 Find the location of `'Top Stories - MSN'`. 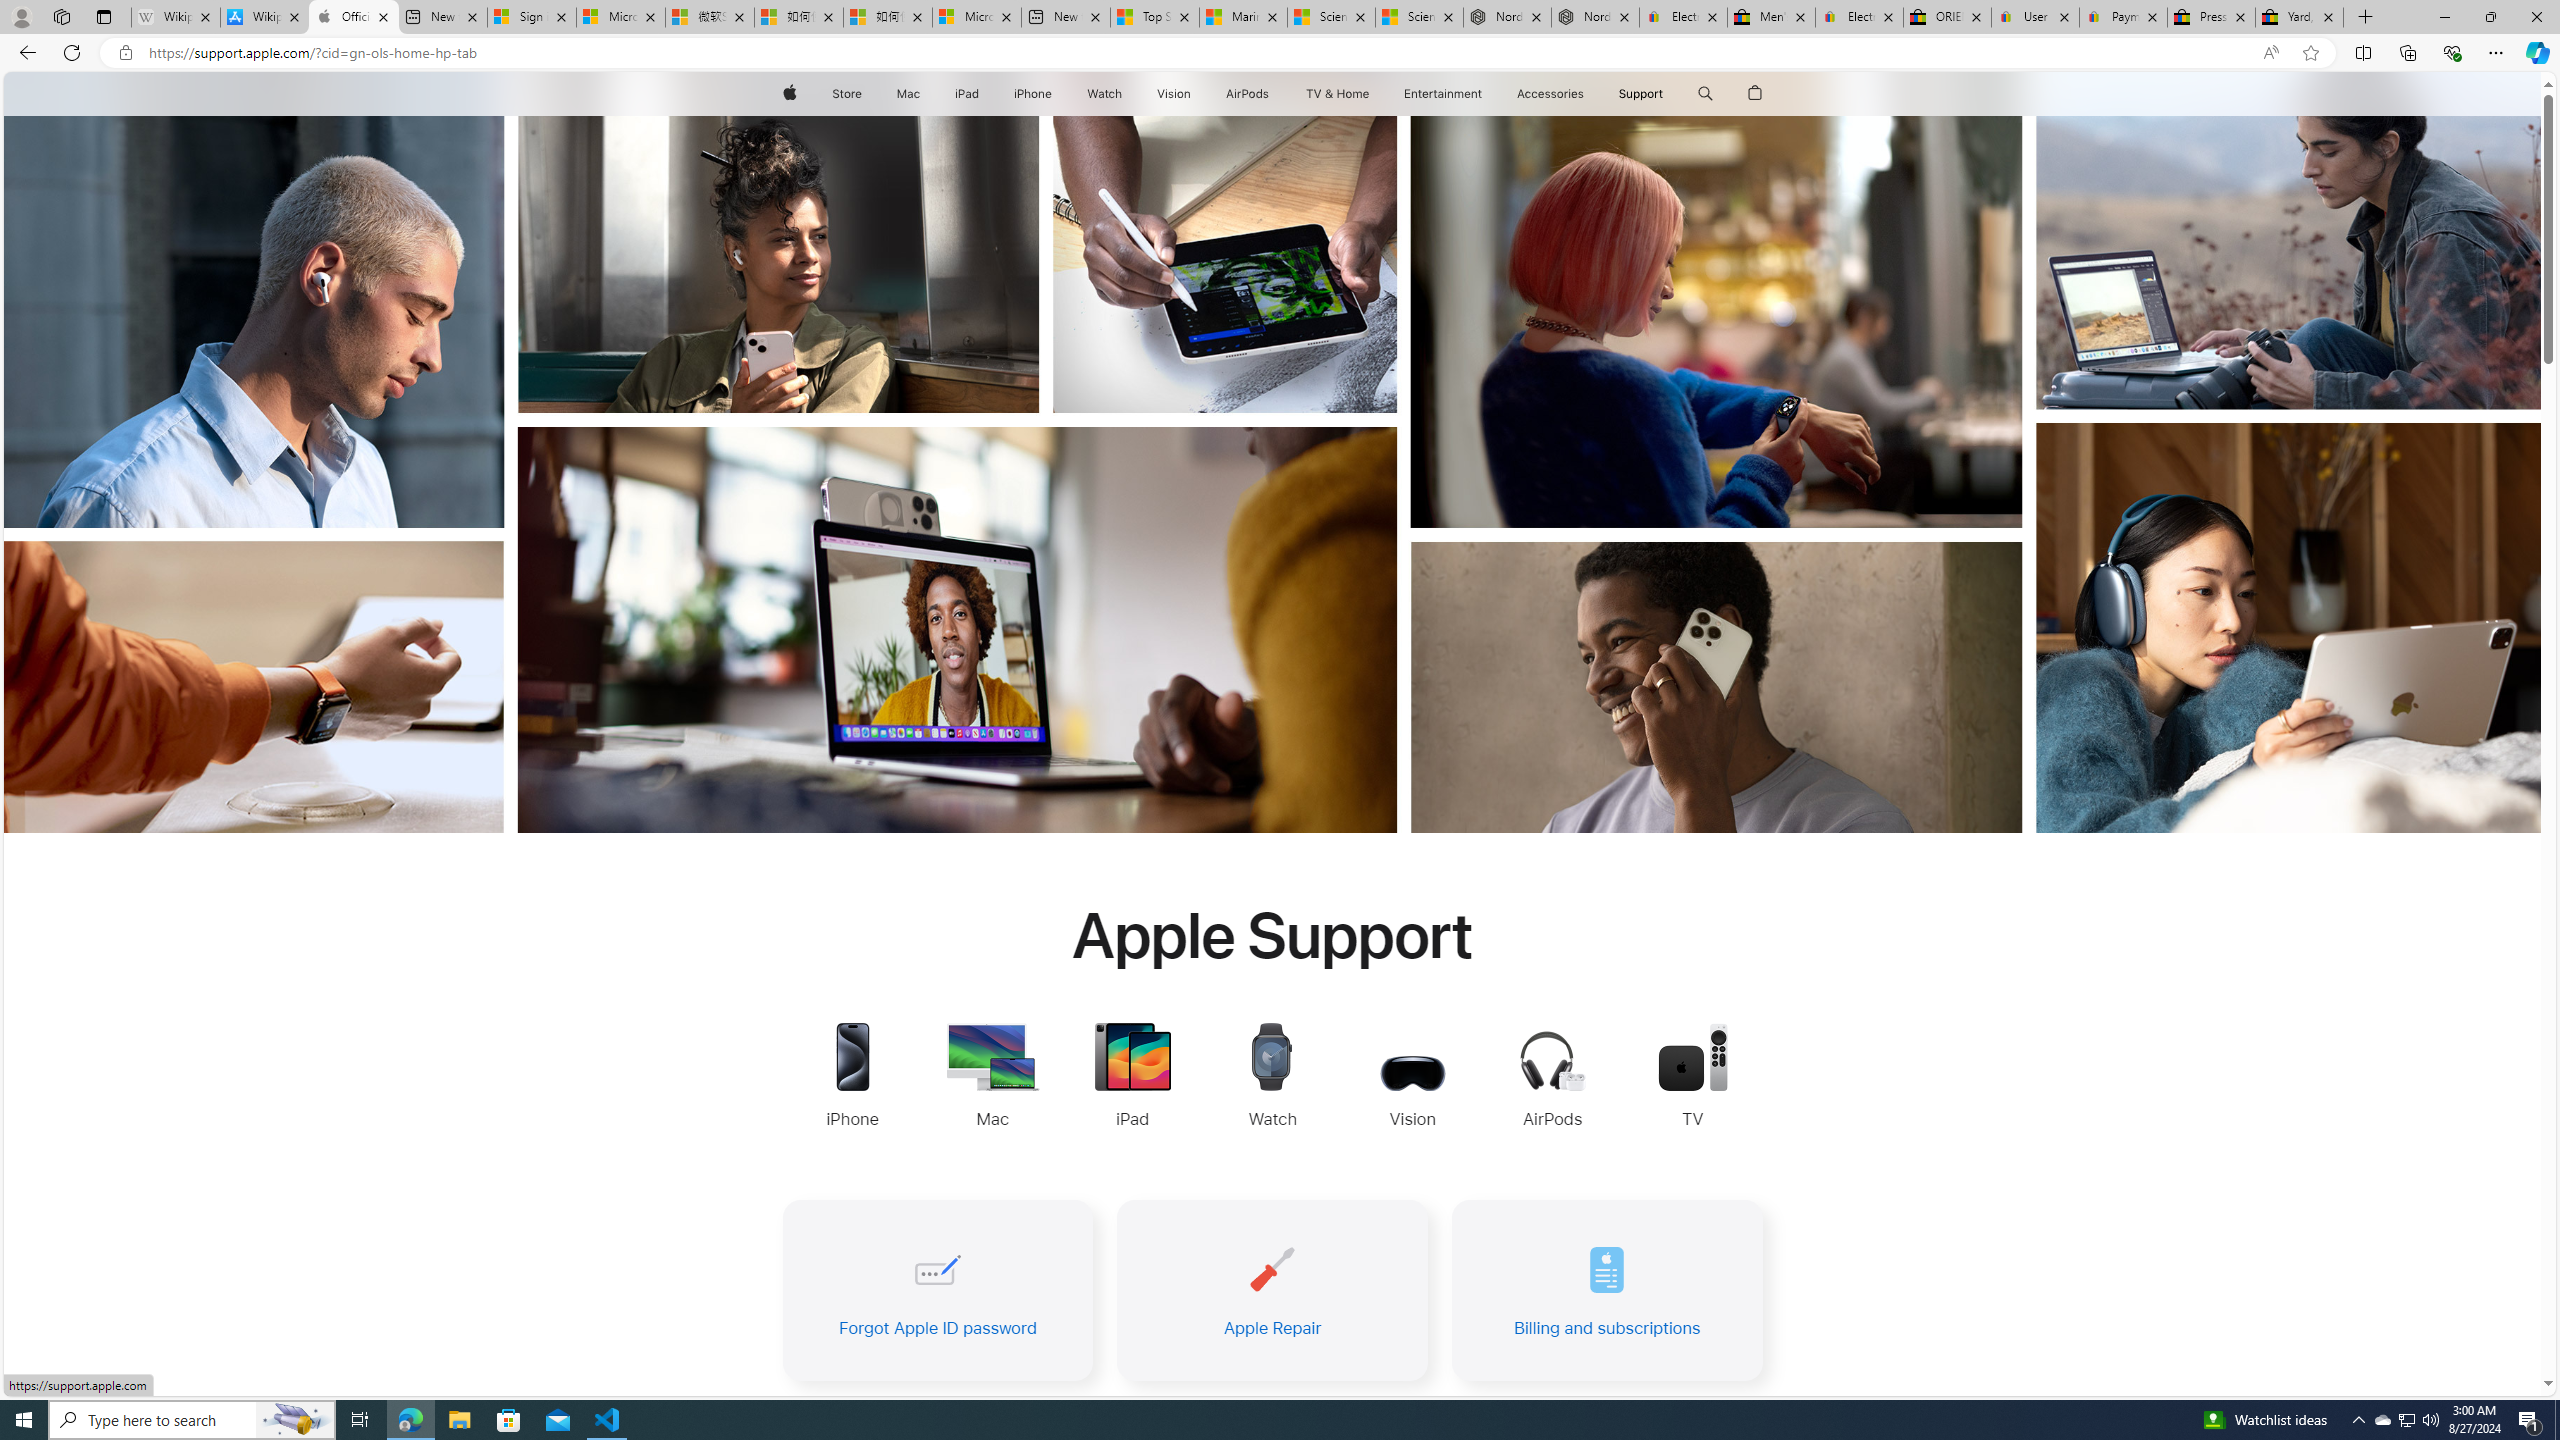

'Top Stories - MSN' is located at coordinates (1153, 16).